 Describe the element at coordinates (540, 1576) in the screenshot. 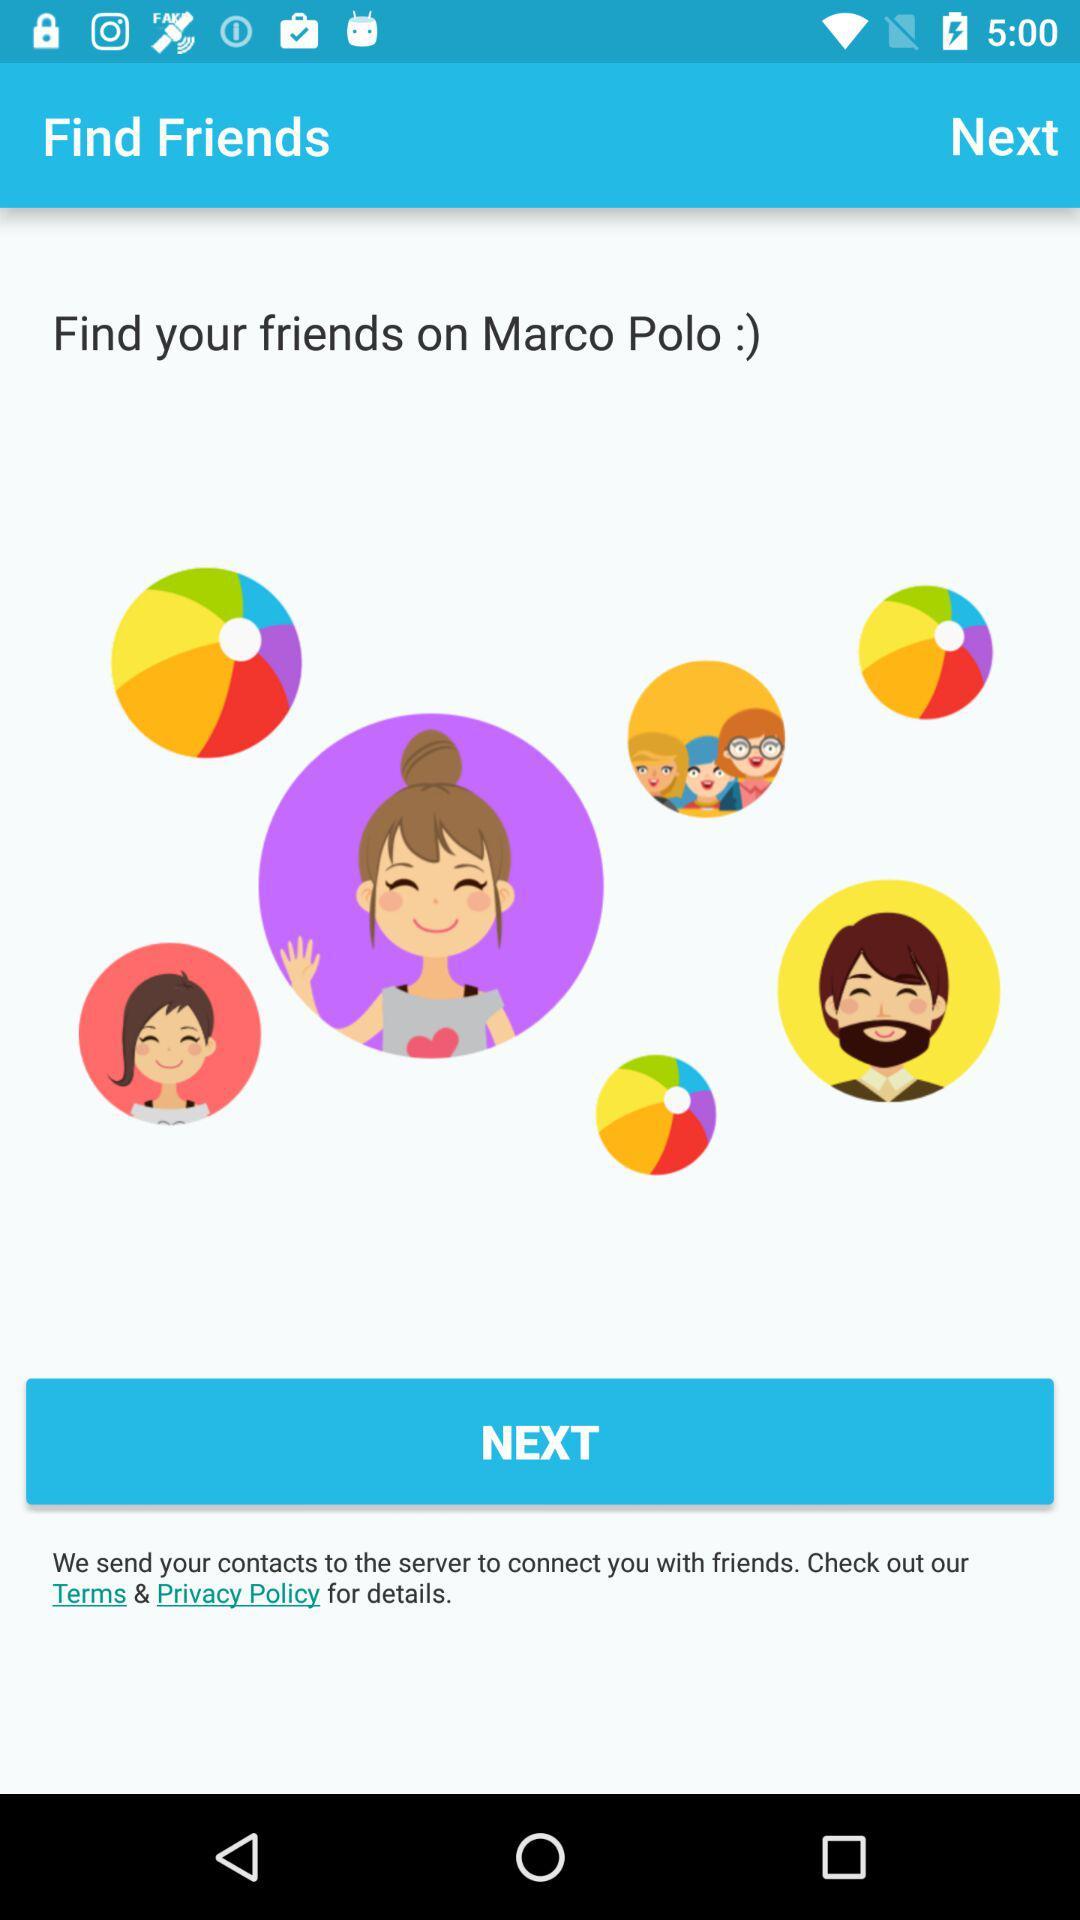

I see `the we send your item` at that location.